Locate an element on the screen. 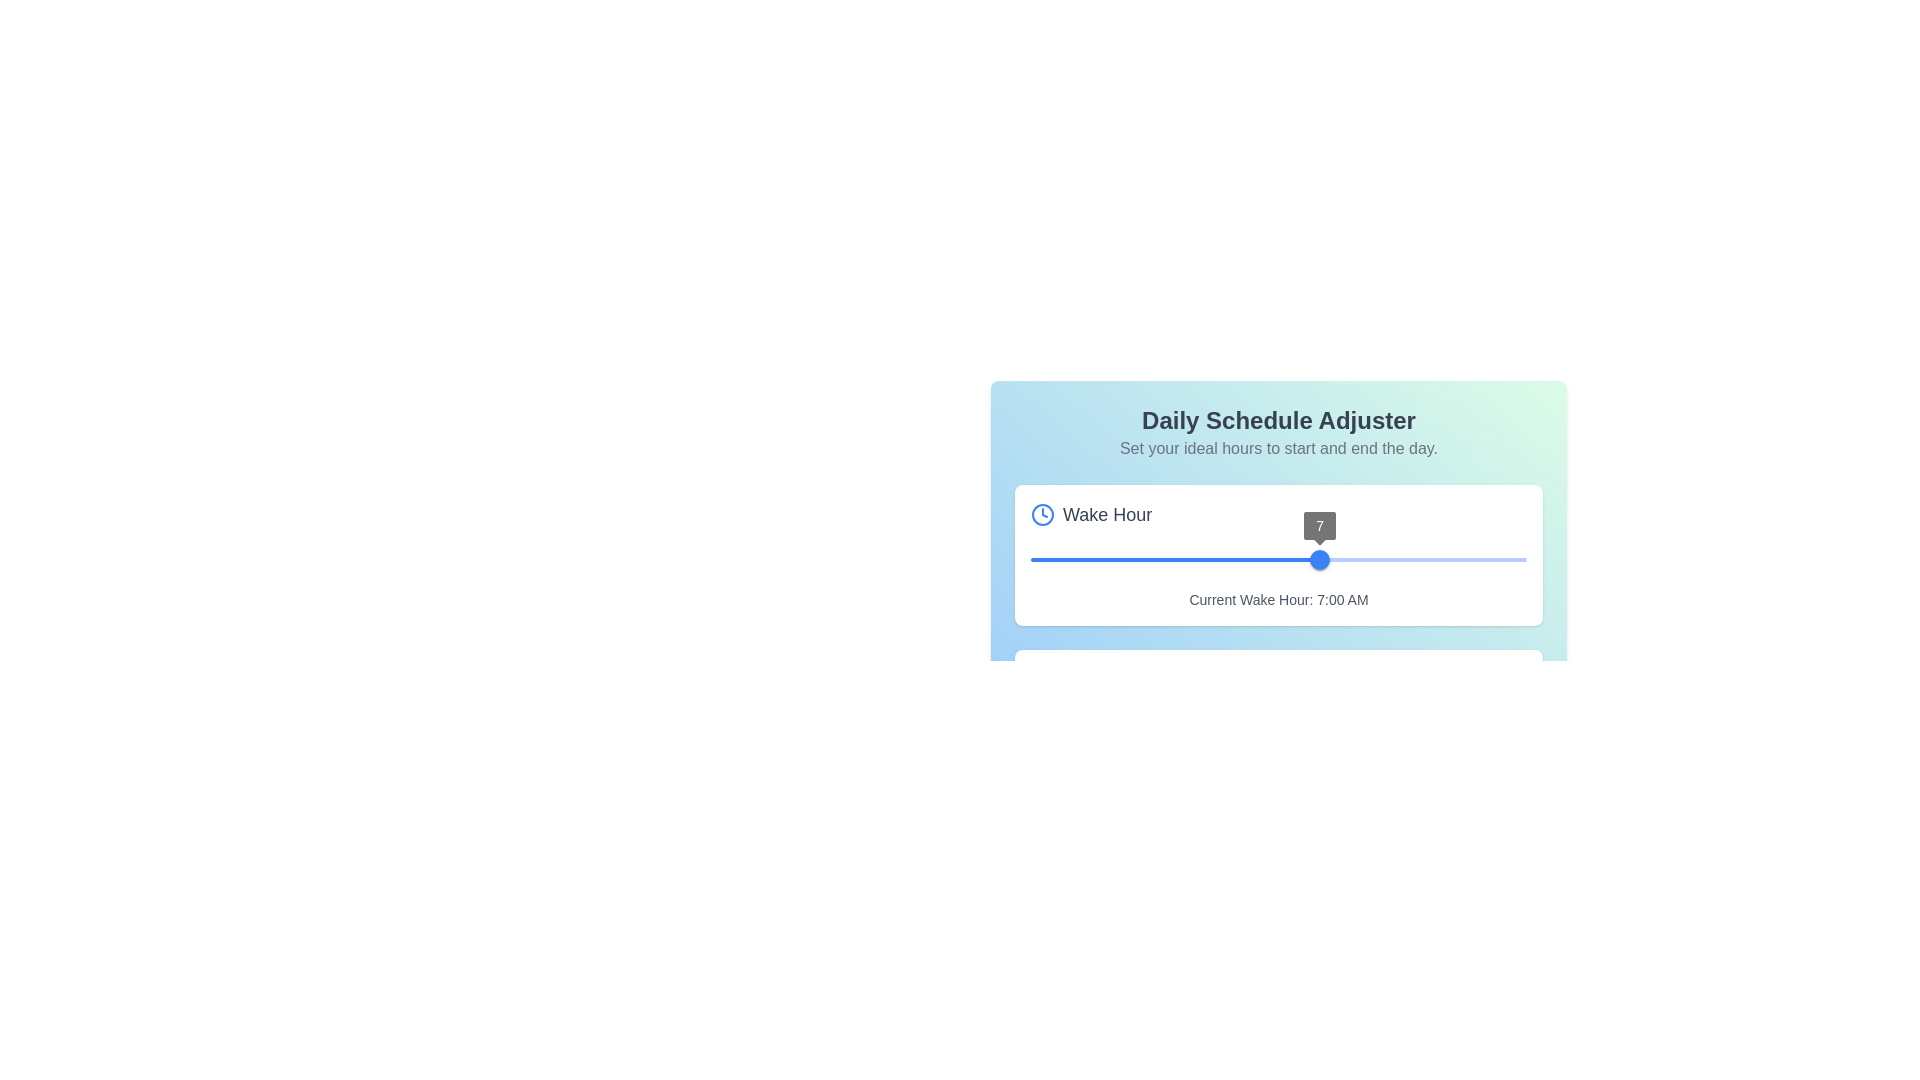 The height and width of the screenshot is (1080, 1920). the wake hour is located at coordinates (1051, 559).